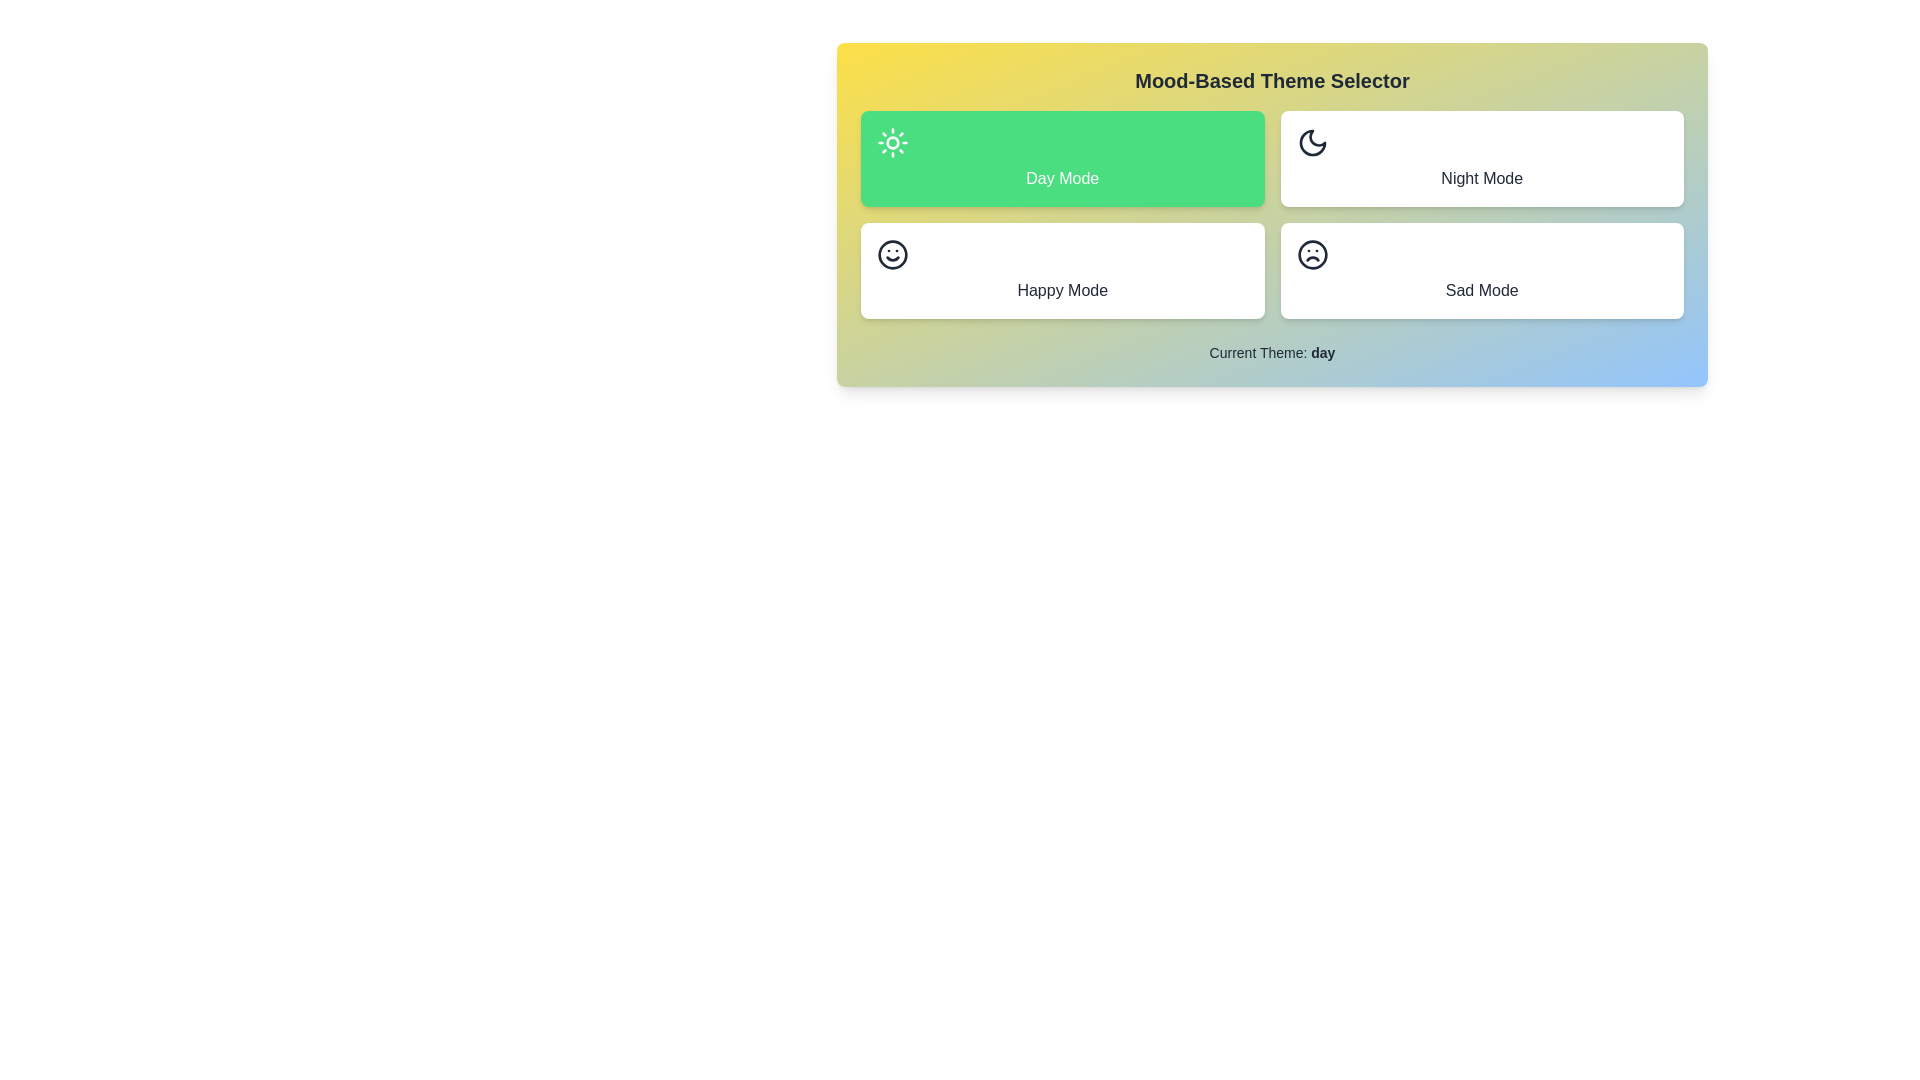 This screenshot has width=1920, height=1080. What do you see at coordinates (1061, 157) in the screenshot?
I see `the theme day by clicking on its corresponding button` at bounding box center [1061, 157].